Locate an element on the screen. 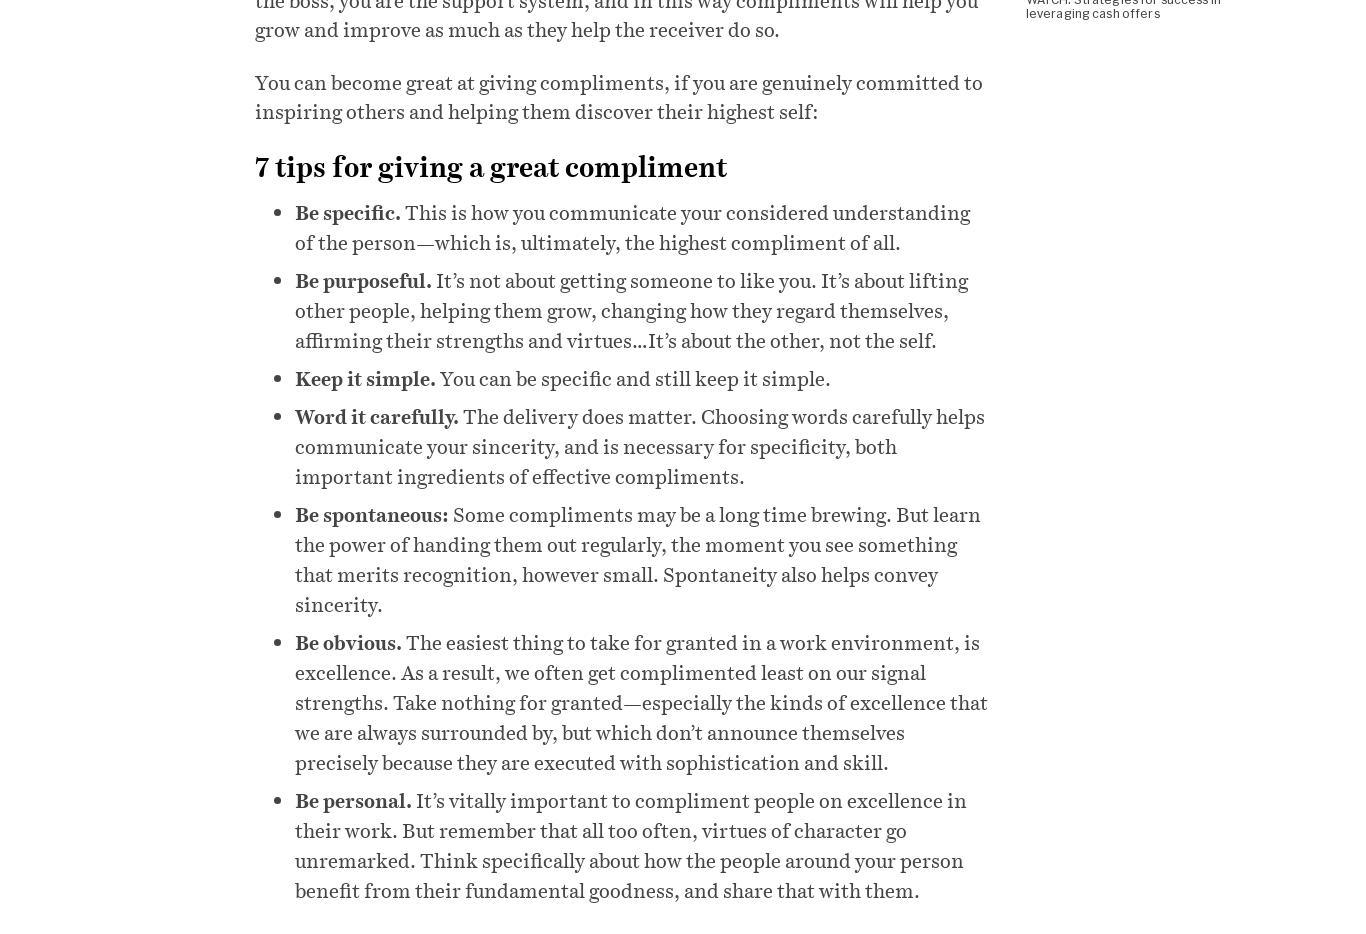 The image size is (1366, 934). 'You can become great at giving compliments, if you are genuinely committed to inspiring others and helping them discover their highest self:' is located at coordinates (617, 95).